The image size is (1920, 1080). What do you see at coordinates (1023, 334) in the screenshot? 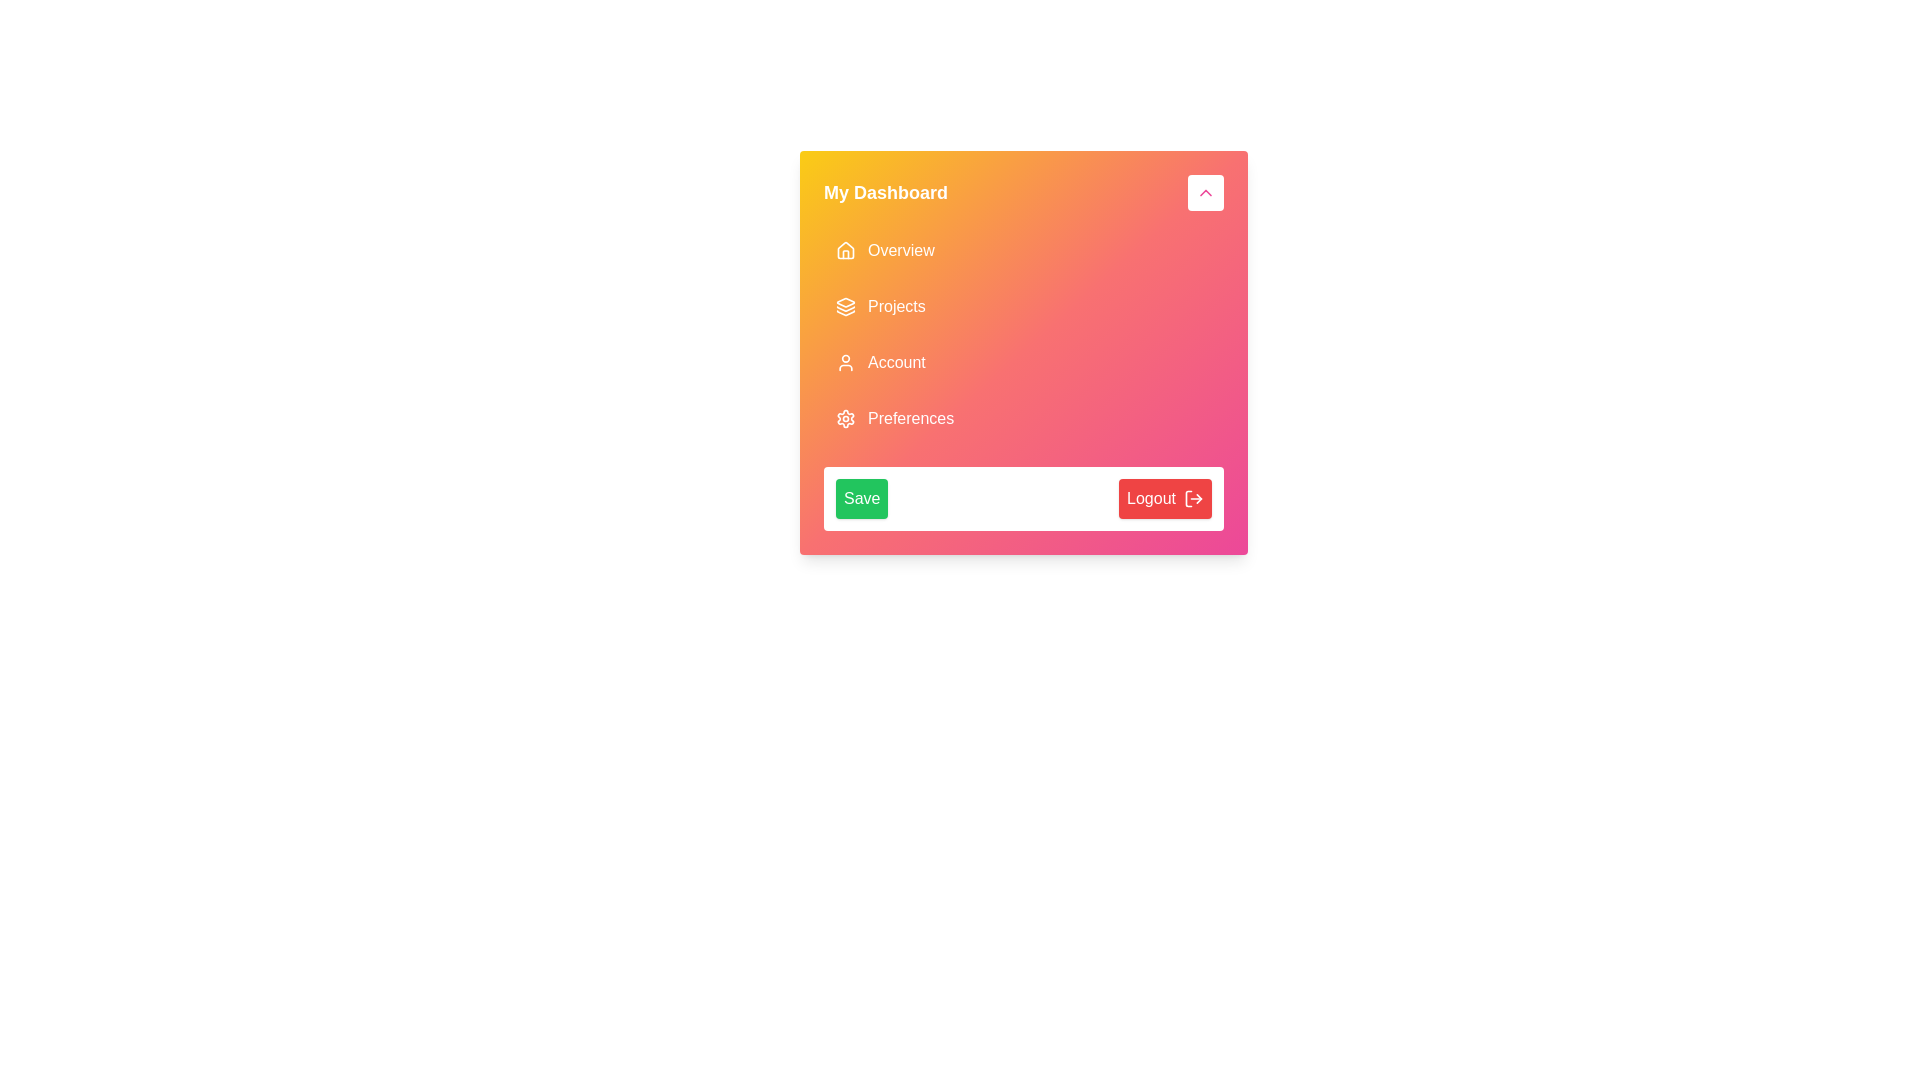
I see `the 'Projects' entry in the vertical navigation menu` at bounding box center [1023, 334].